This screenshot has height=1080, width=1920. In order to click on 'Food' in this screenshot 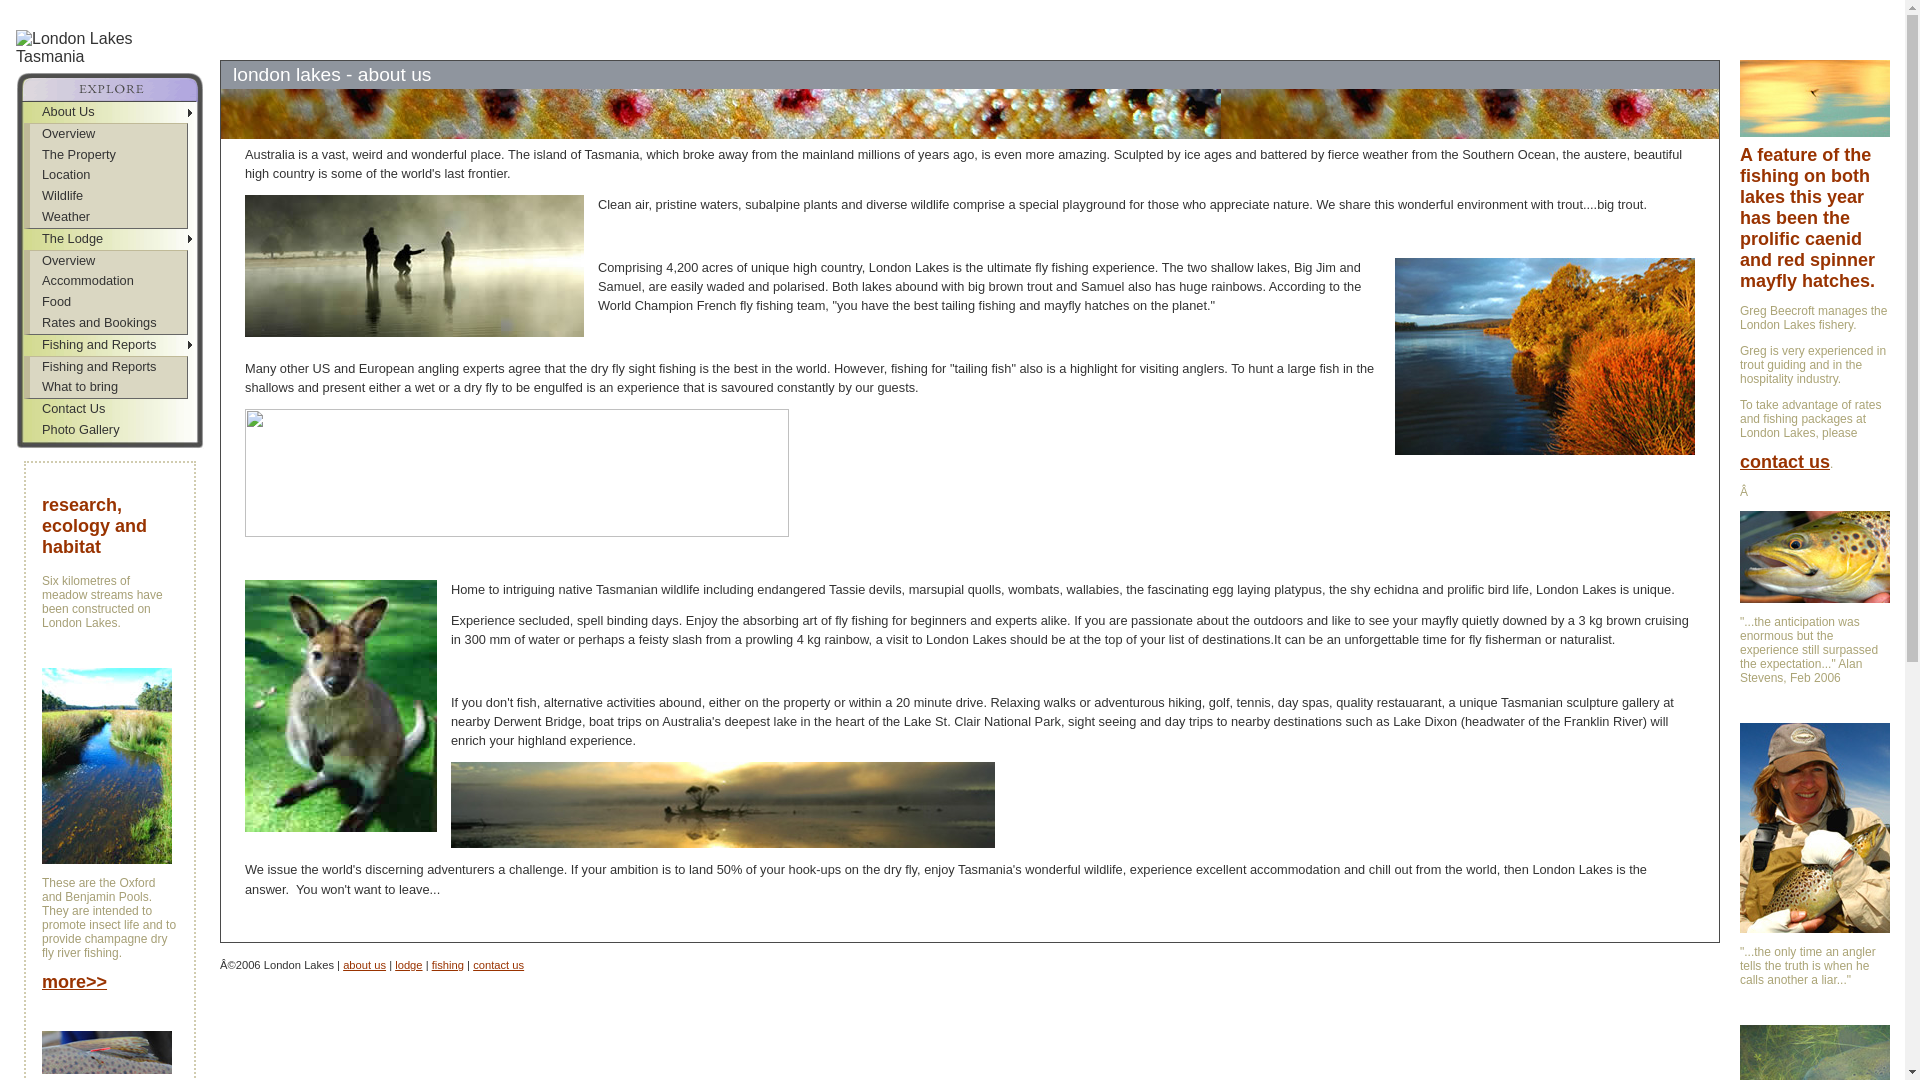, I will do `click(29, 302)`.